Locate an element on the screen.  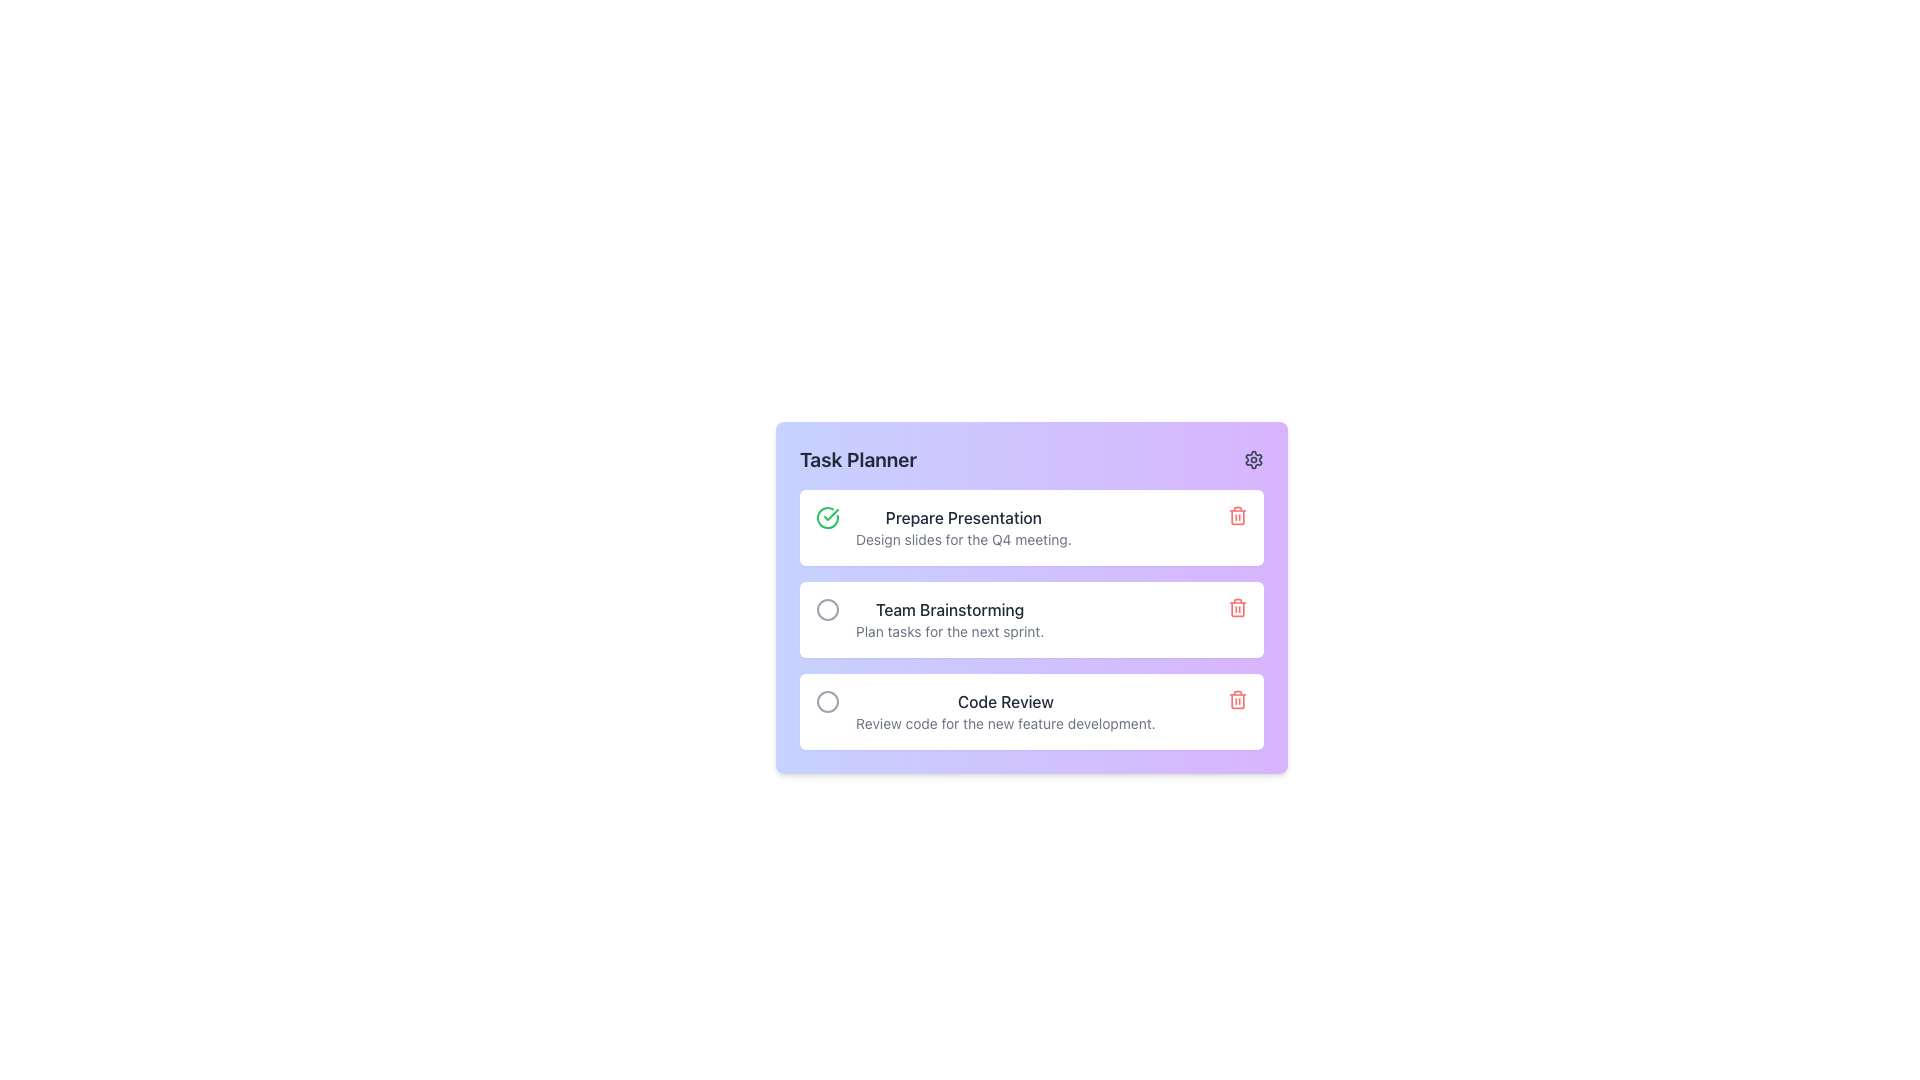
the gear icon located at the far right of the 'Task Planner' header is located at coordinates (1252, 459).